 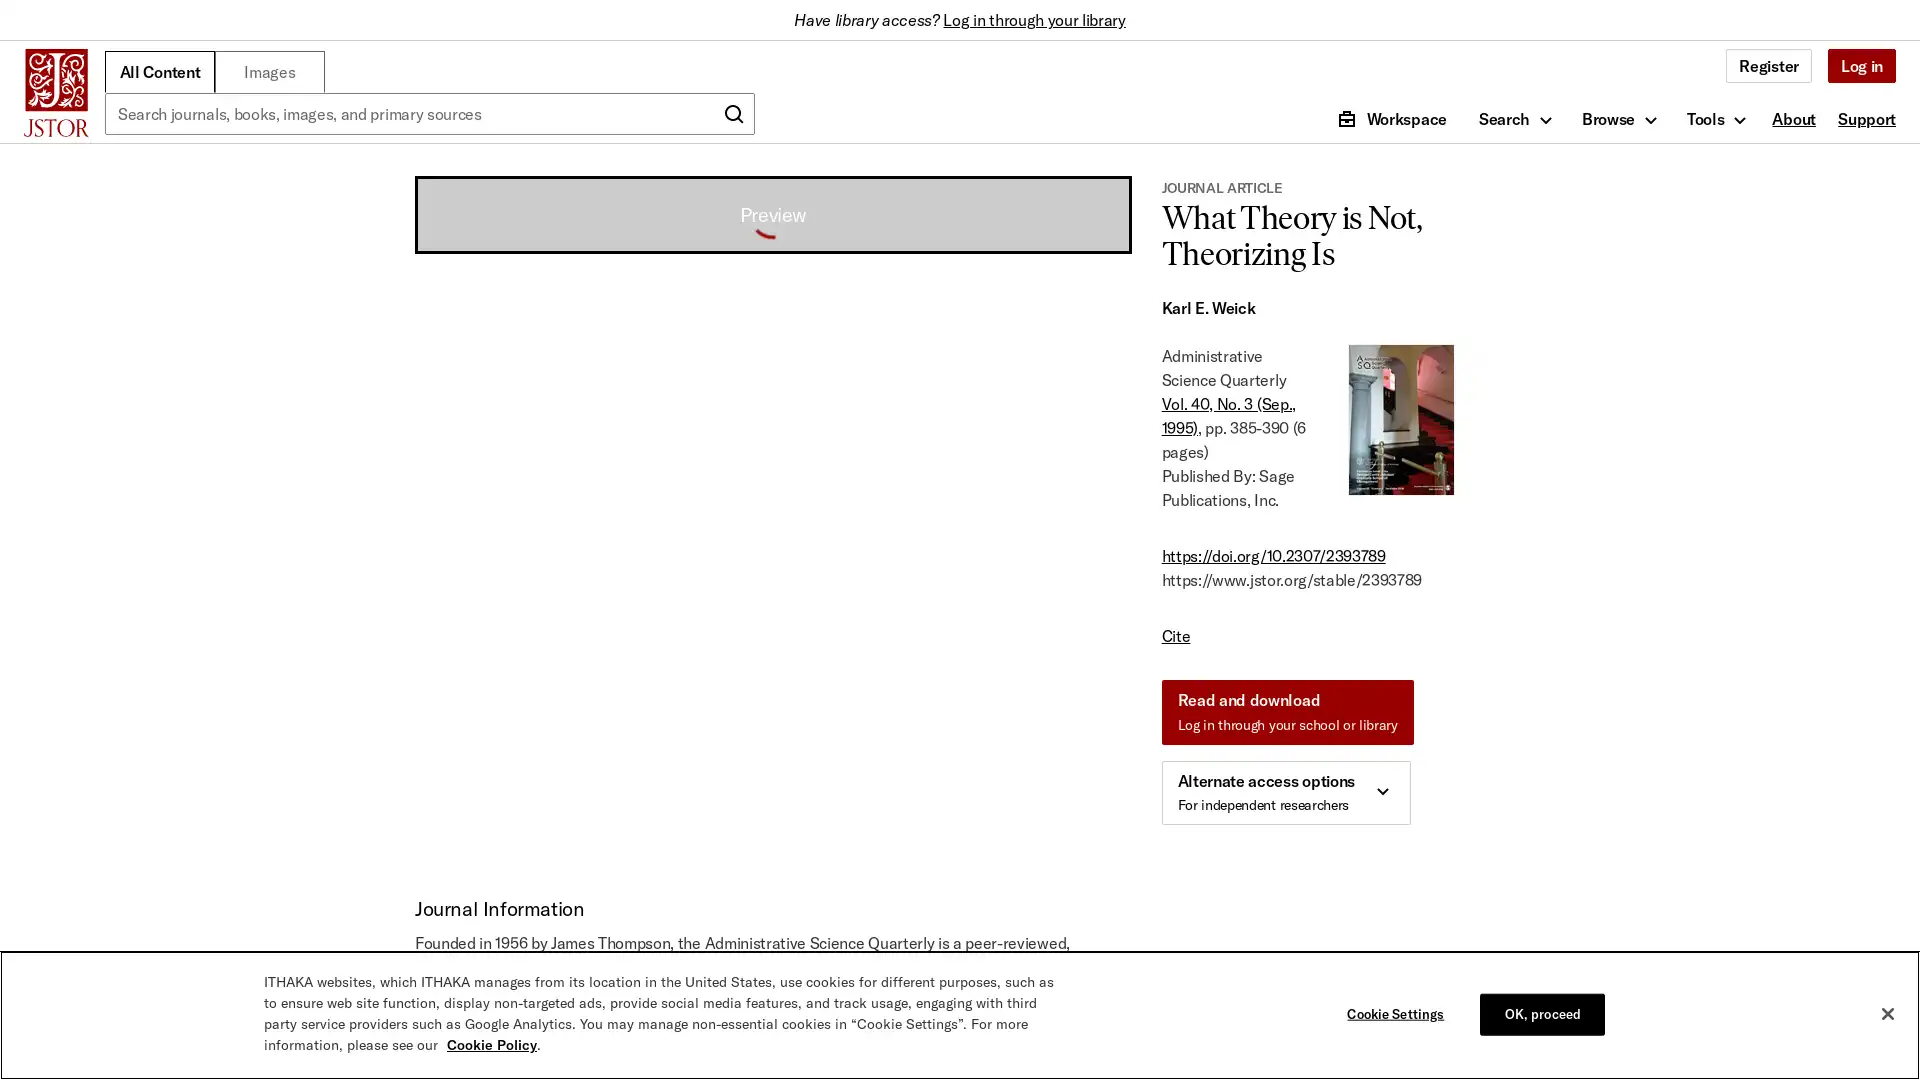 I want to click on Register, so click(x=1768, y=64).